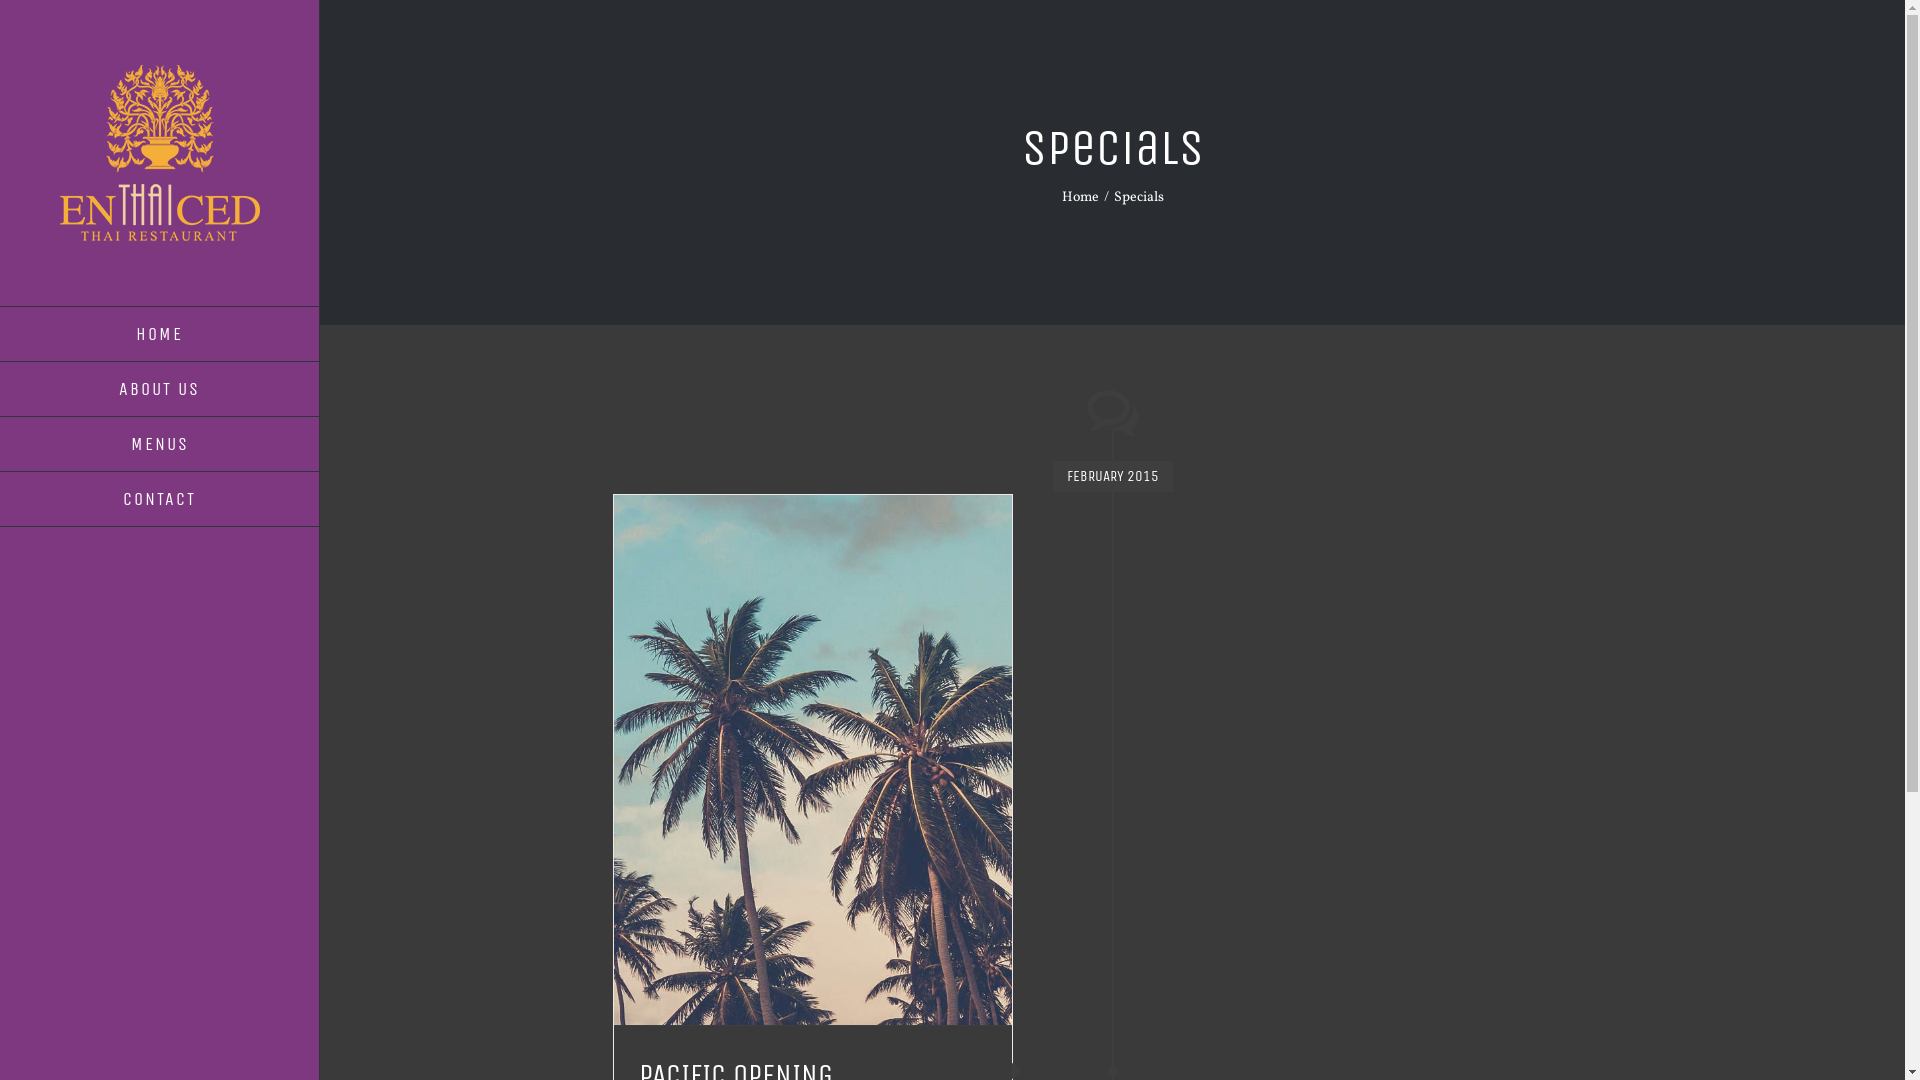 The width and height of the screenshot is (1920, 1080). What do you see at coordinates (158, 443) in the screenshot?
I see `'MENUS'` at bounding box center [158, 443].